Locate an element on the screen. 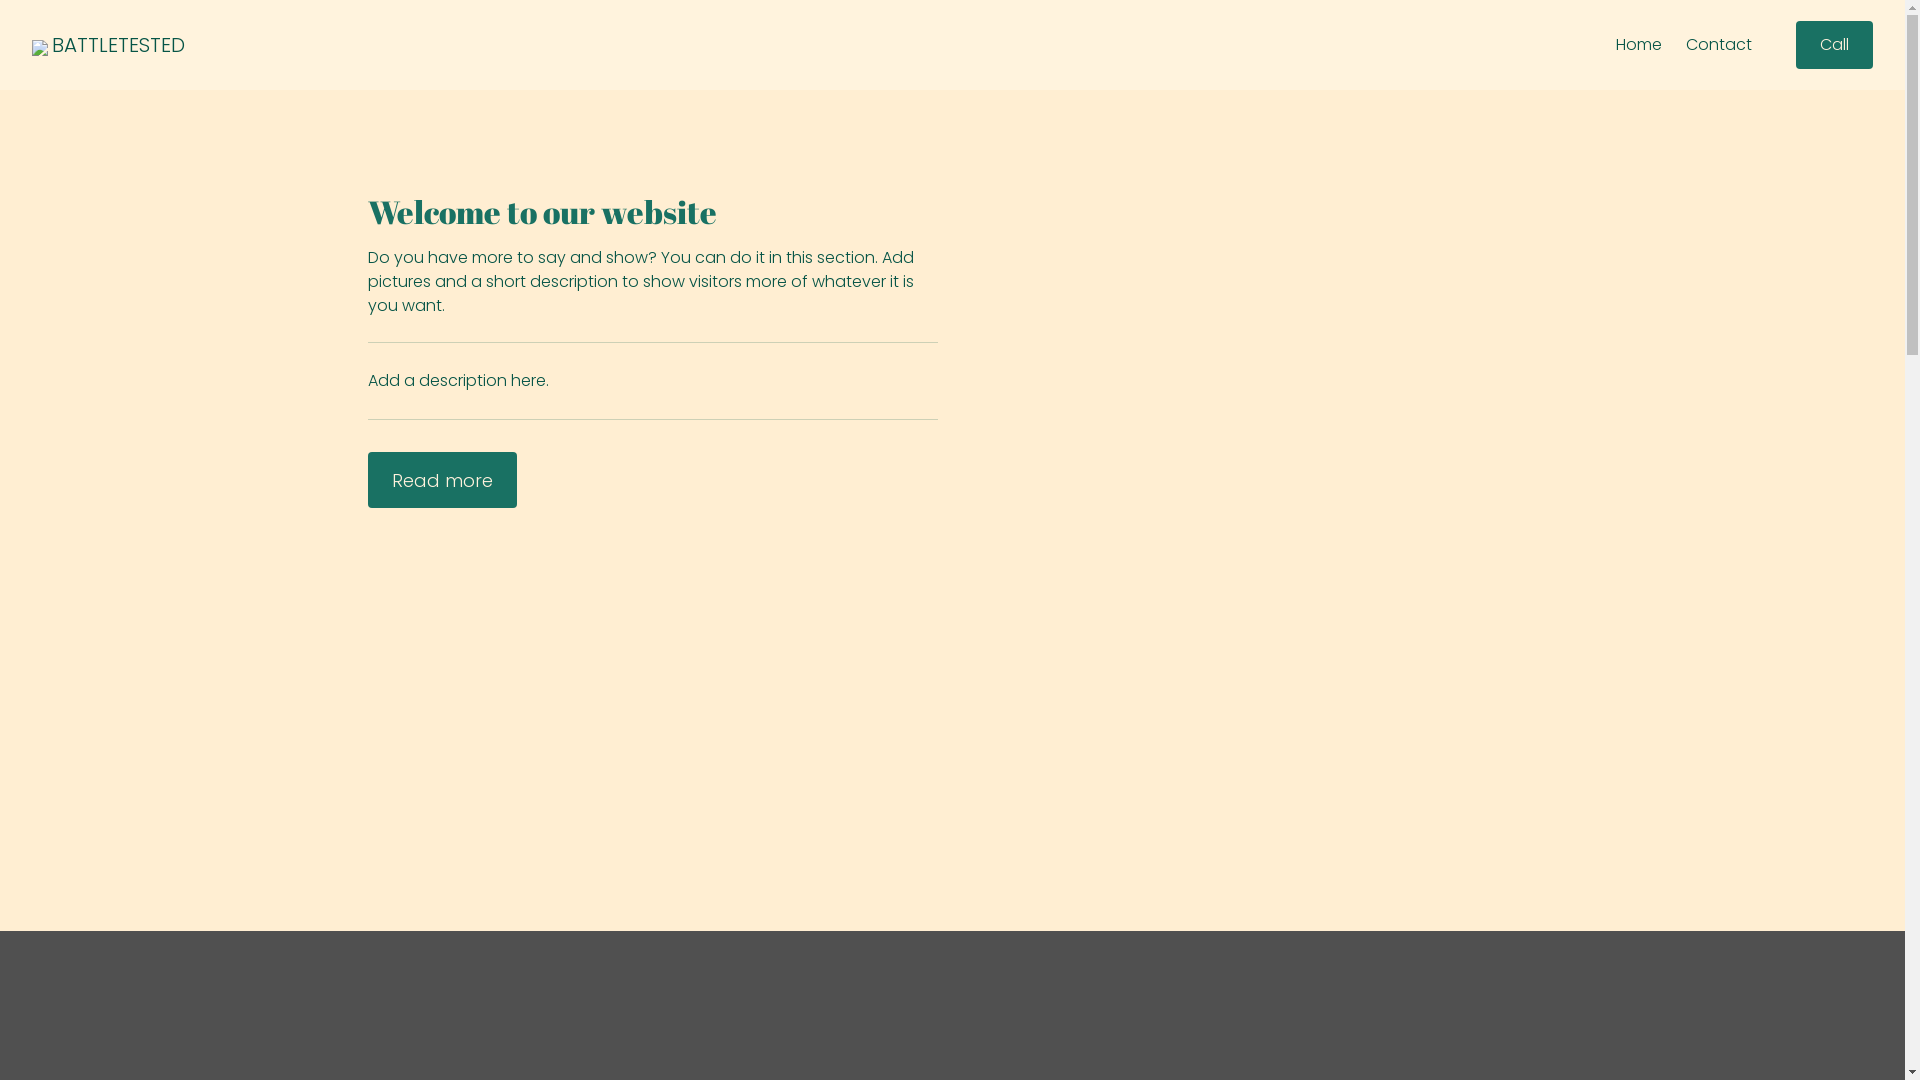 This screenshot has width=1920, height=1080. 'BATTLETESTED' is located at coordinates (117, 45).